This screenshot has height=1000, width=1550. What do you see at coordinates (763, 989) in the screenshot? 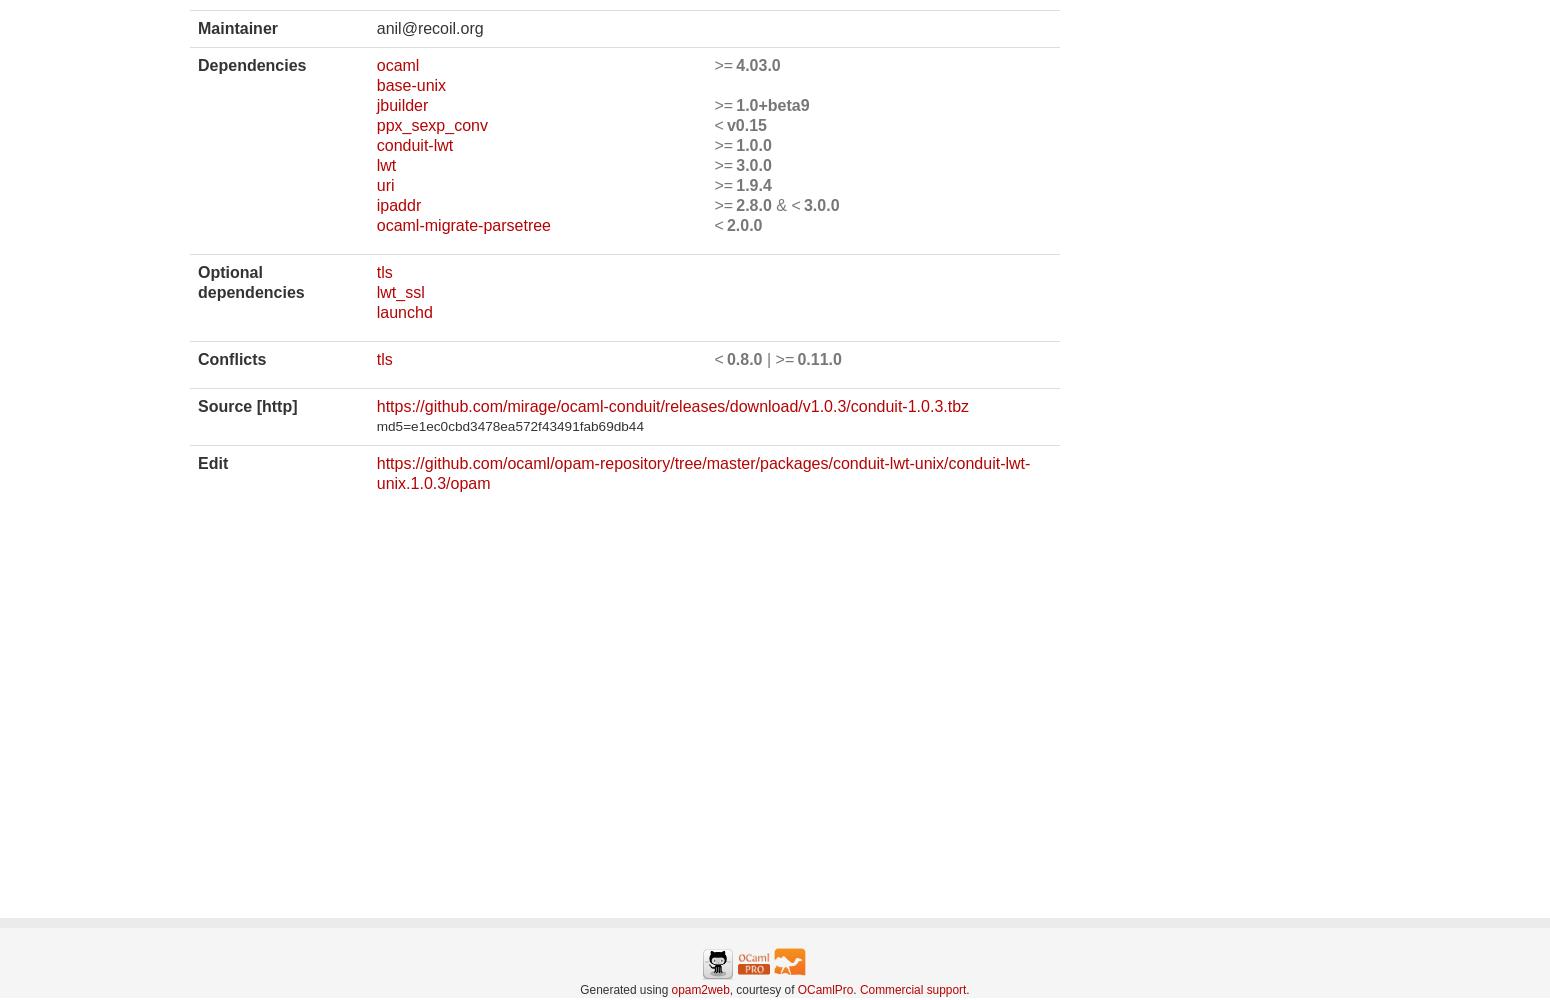
I see `', courtesy of'` at bounding box center [763, 989].